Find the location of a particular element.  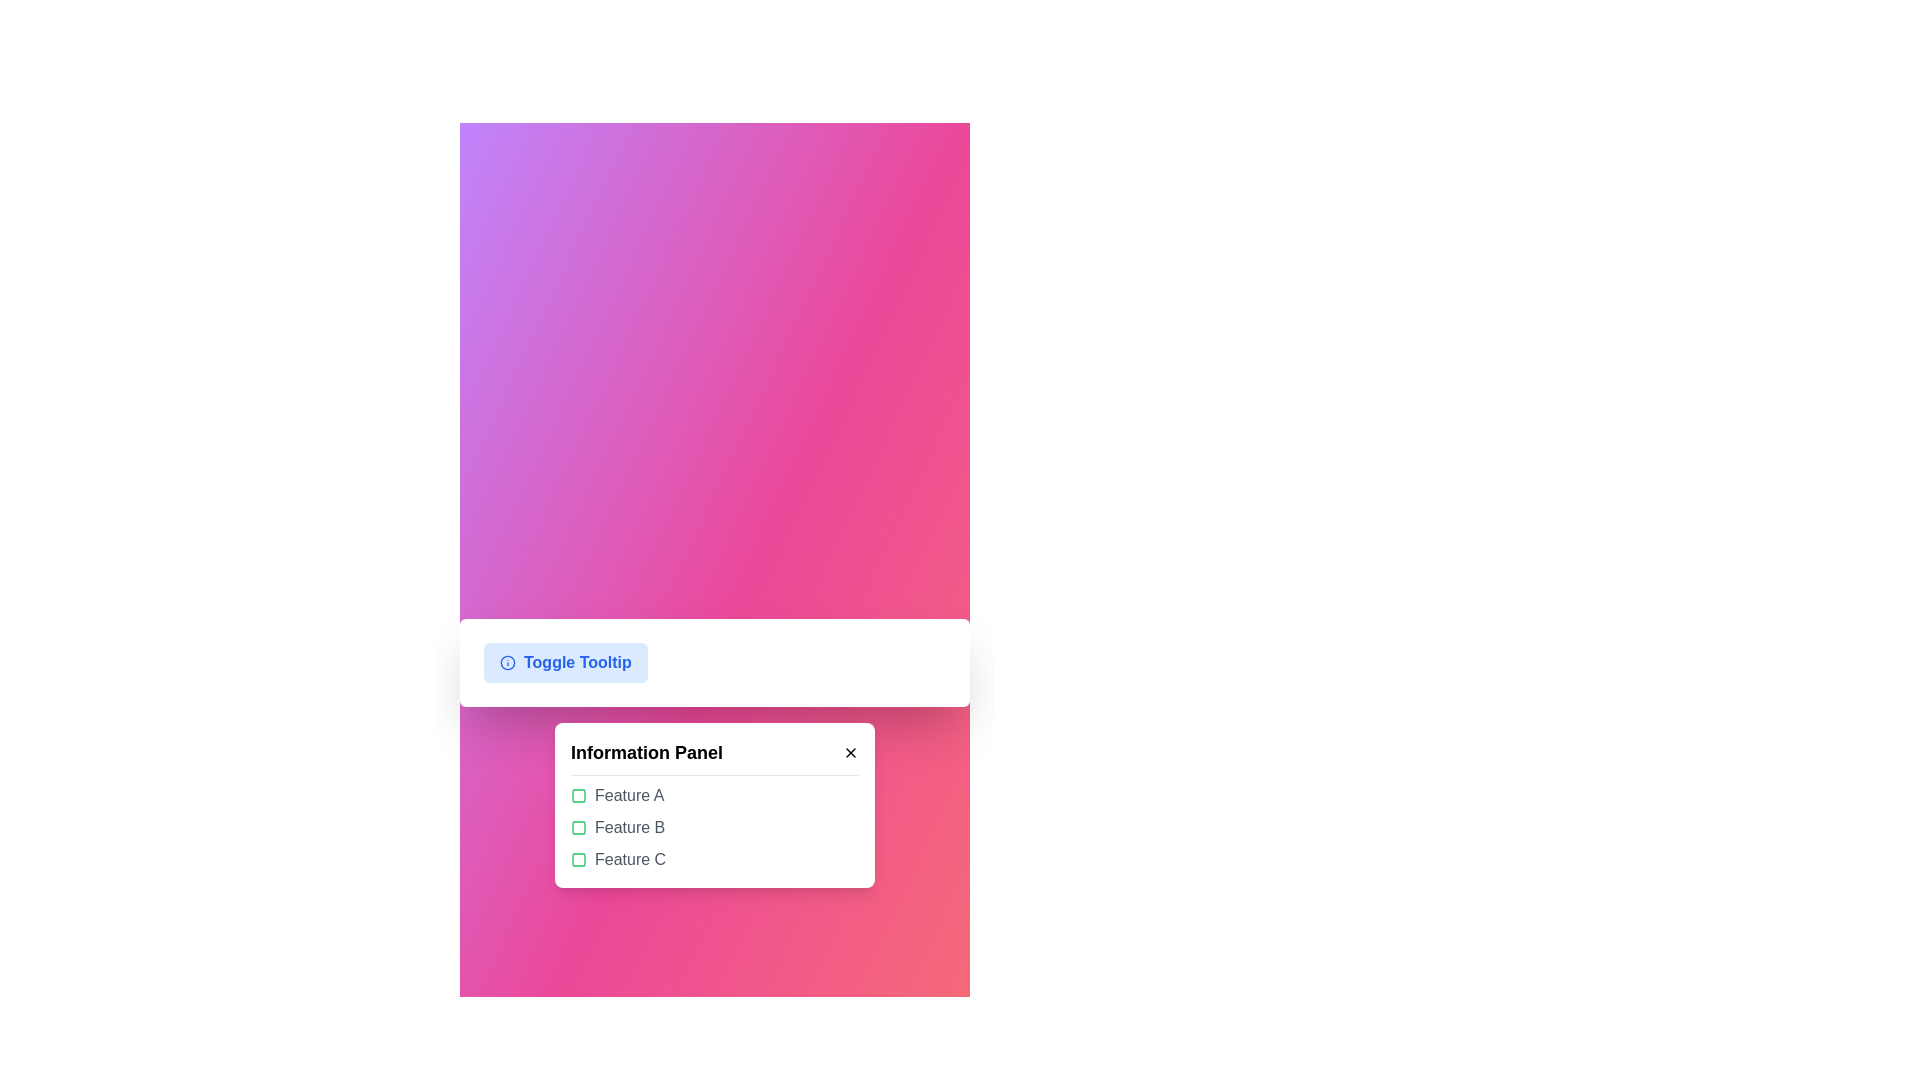

the close button located at the top-right corner of the 'Information Panel' is located at coordinates (850, 752).